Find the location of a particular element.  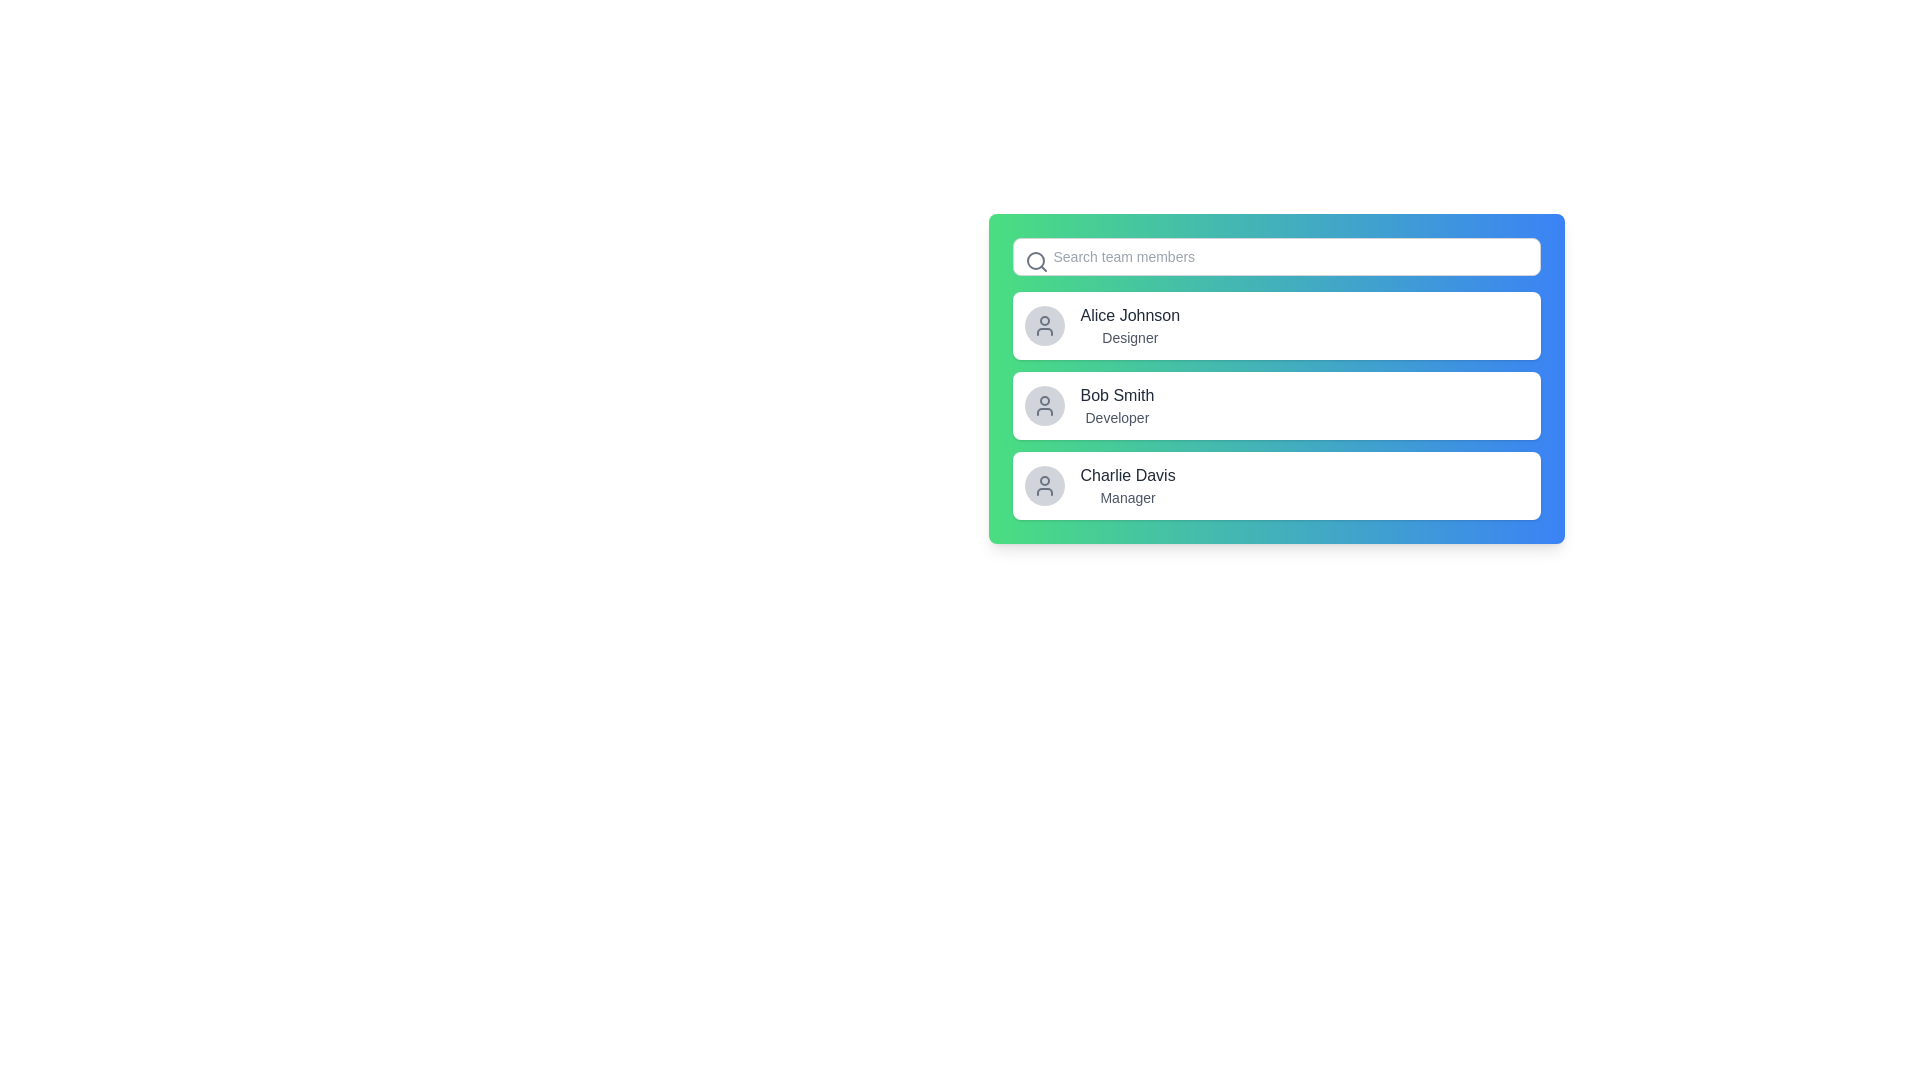

the small circular shape that is part of the magnifying glass icon located to the left of the search text field within the search bar area is located at coordinates (1035, 260).